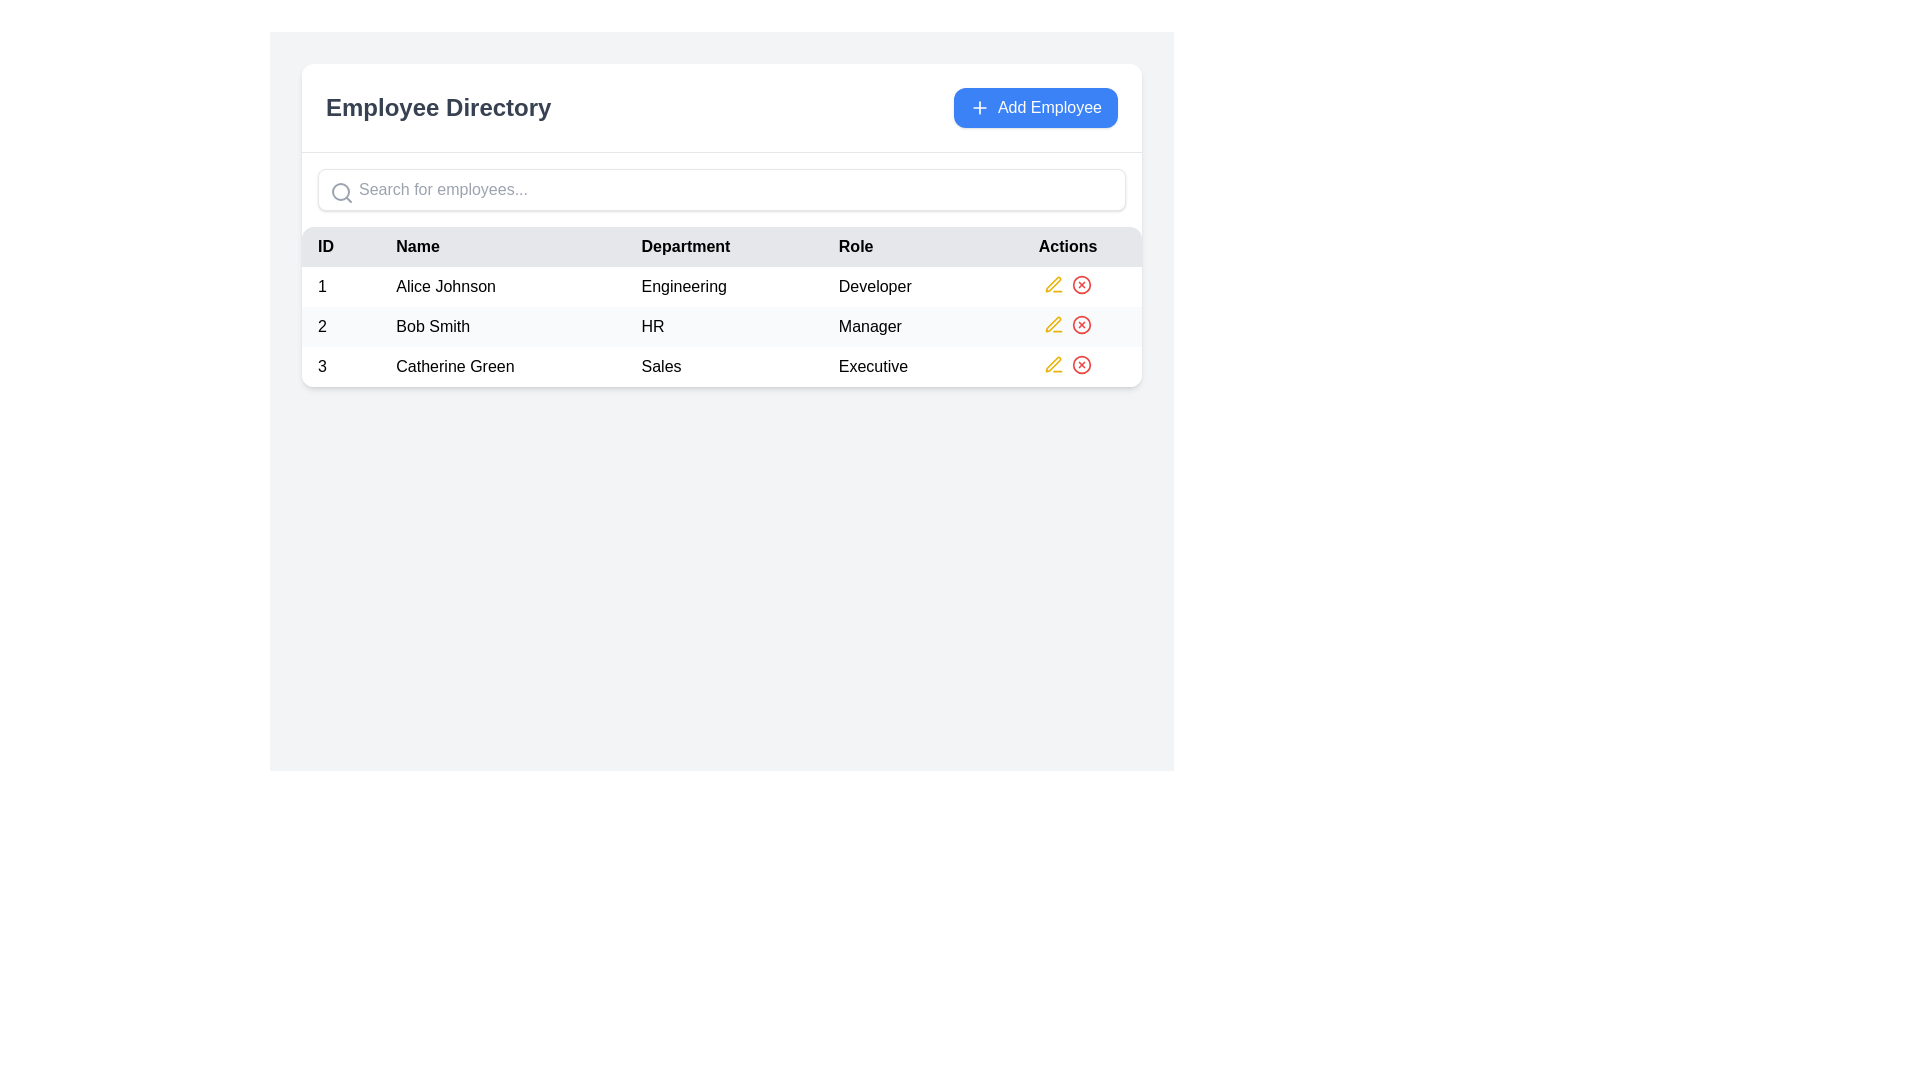  What do you see at coordinates (1080, 323) in the screenshot?
I see `the circular icon button with a red border and a red 'X' in the Actions column of the second row in the employee directory table` at bounding box center [1080, 323].